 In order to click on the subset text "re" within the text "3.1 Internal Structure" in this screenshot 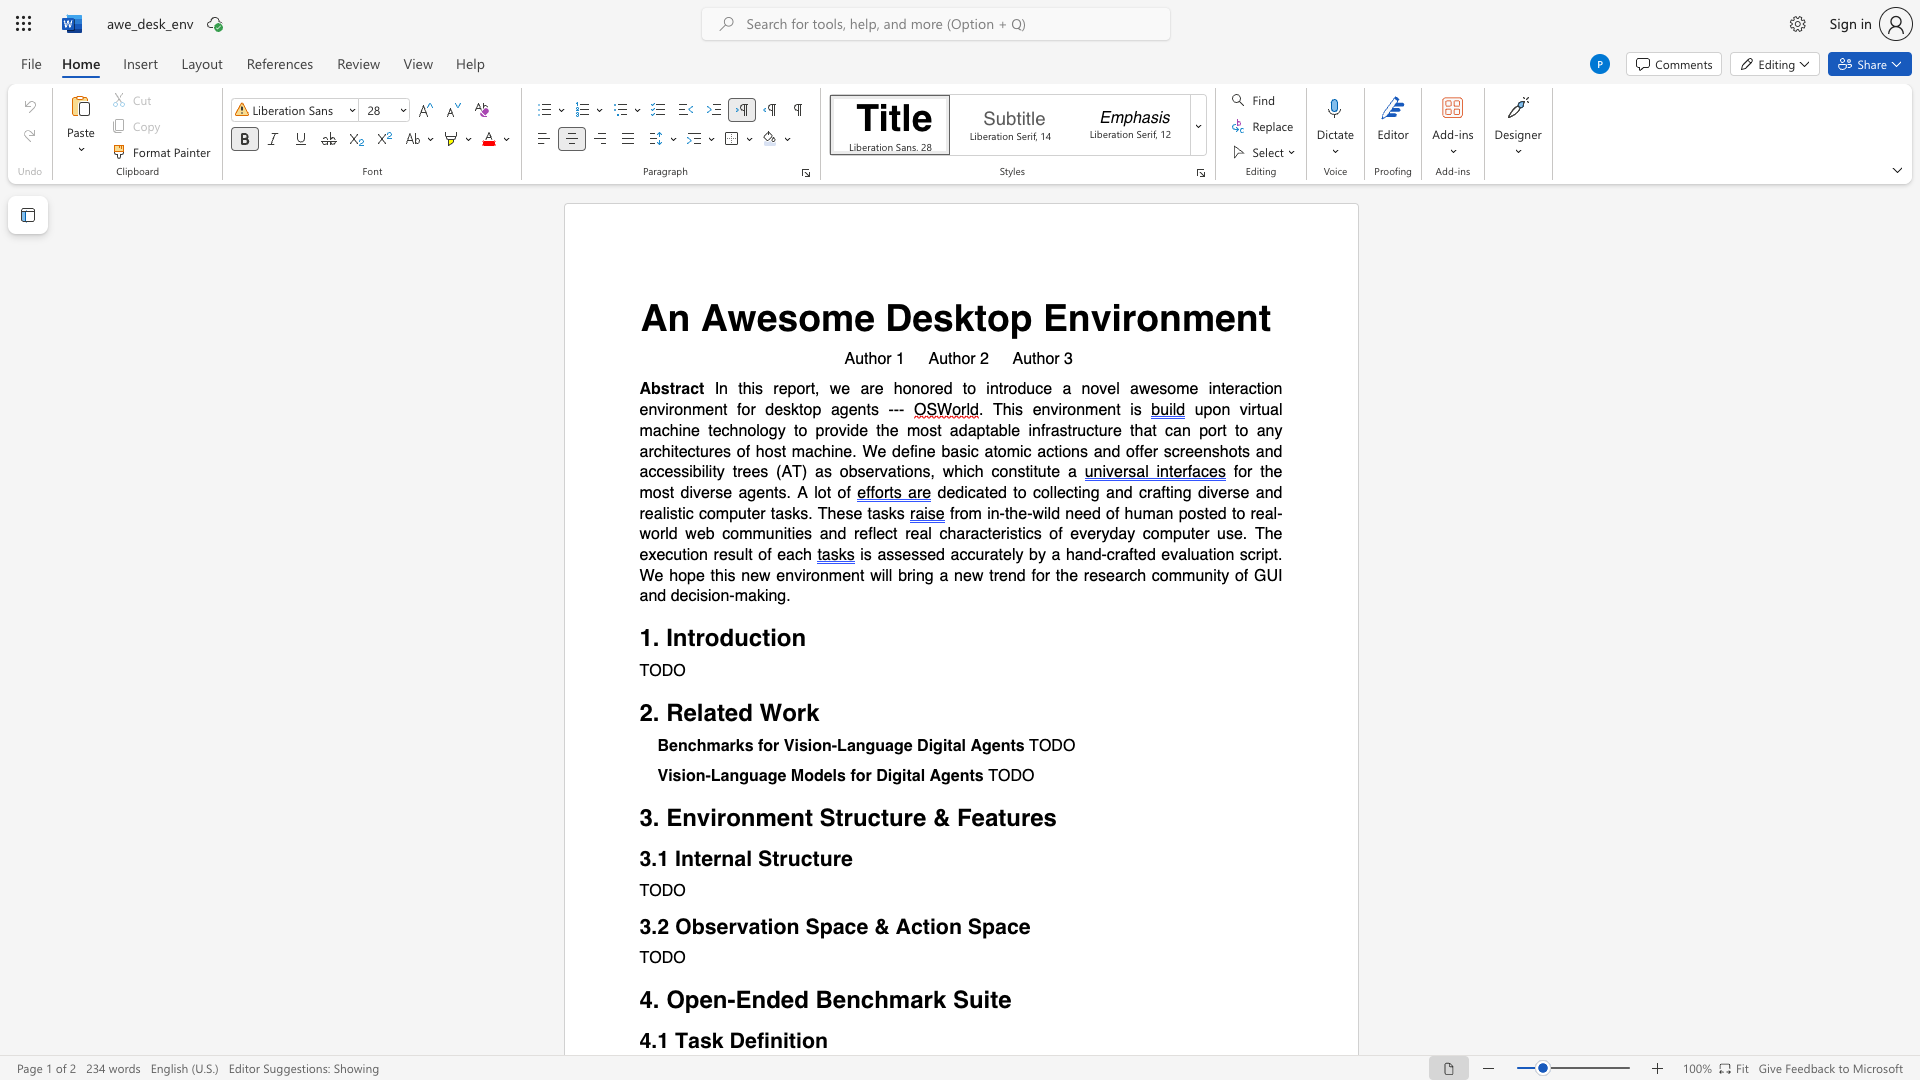, I will do `click(832, 857)`.